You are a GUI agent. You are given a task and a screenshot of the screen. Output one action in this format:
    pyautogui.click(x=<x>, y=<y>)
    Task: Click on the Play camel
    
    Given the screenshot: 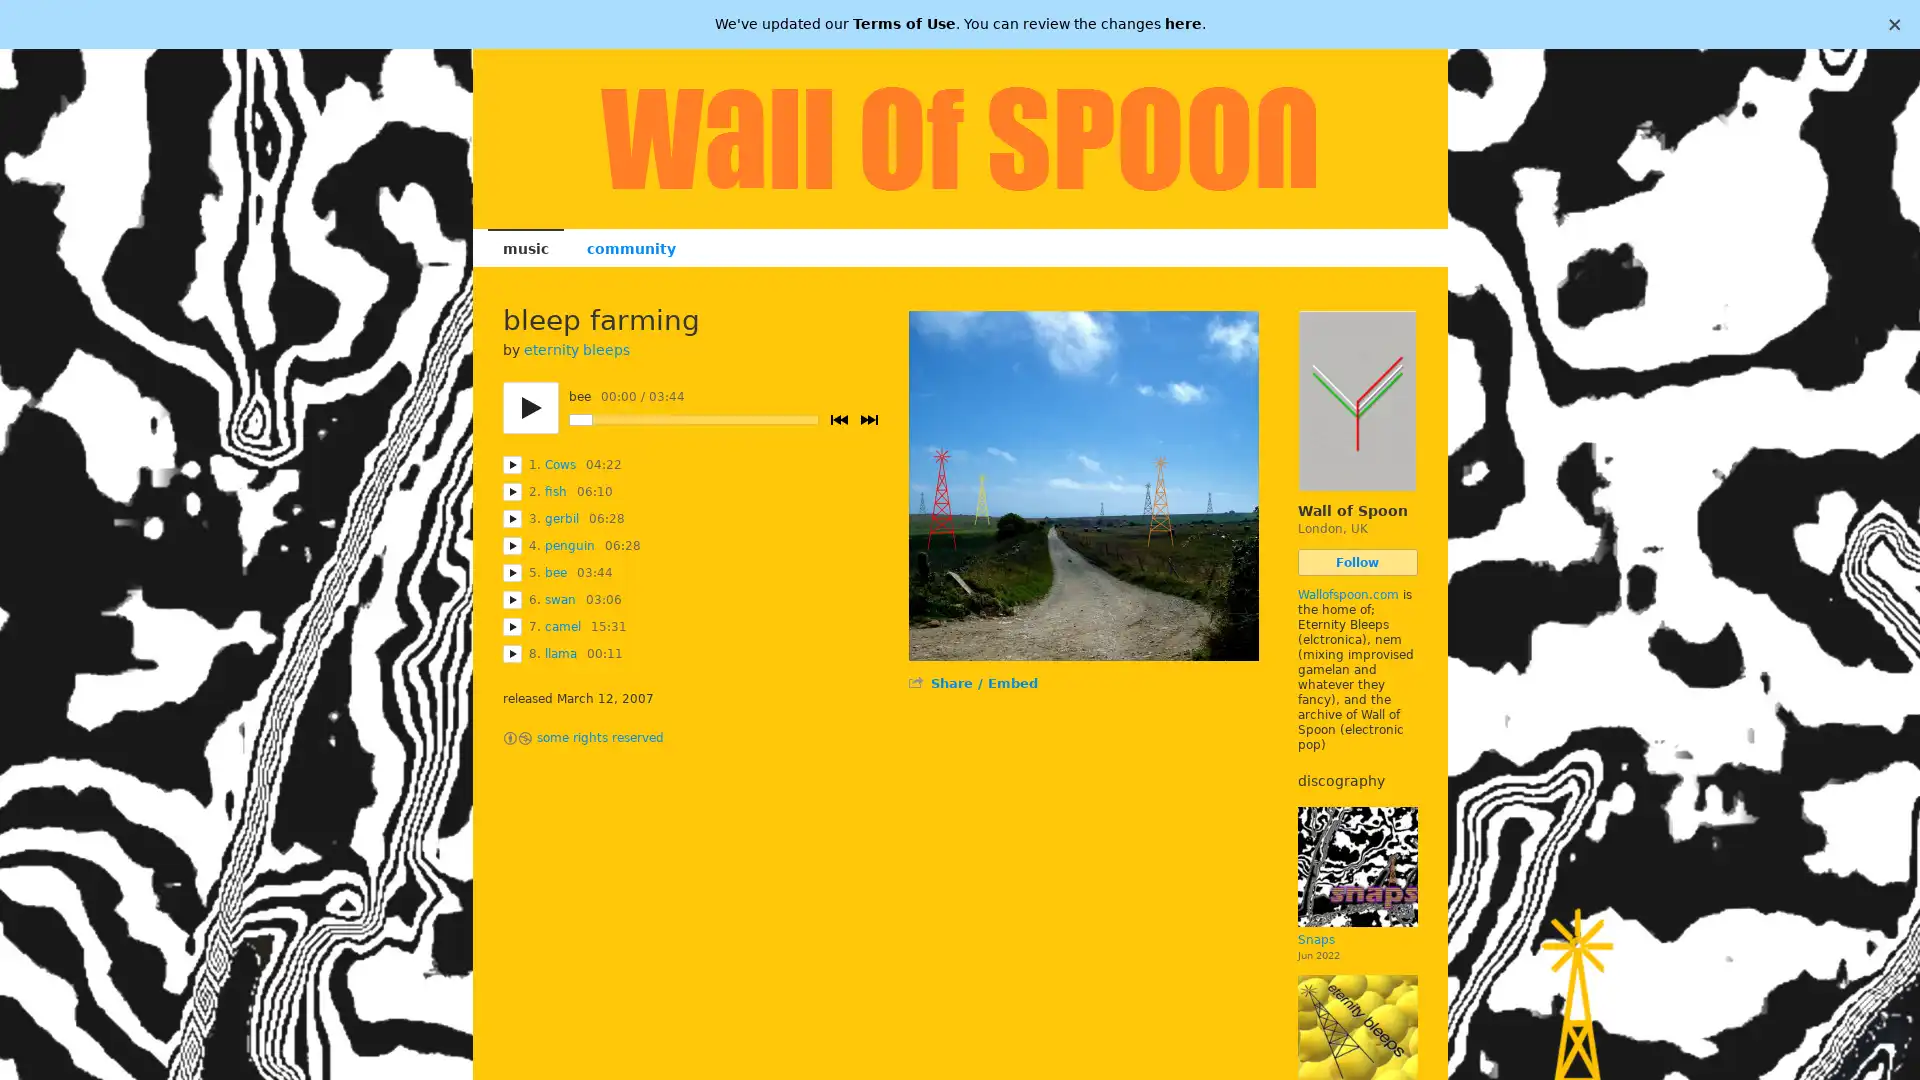 What is the action you would take?
    pyautogui.click(x=511, y=626)
    